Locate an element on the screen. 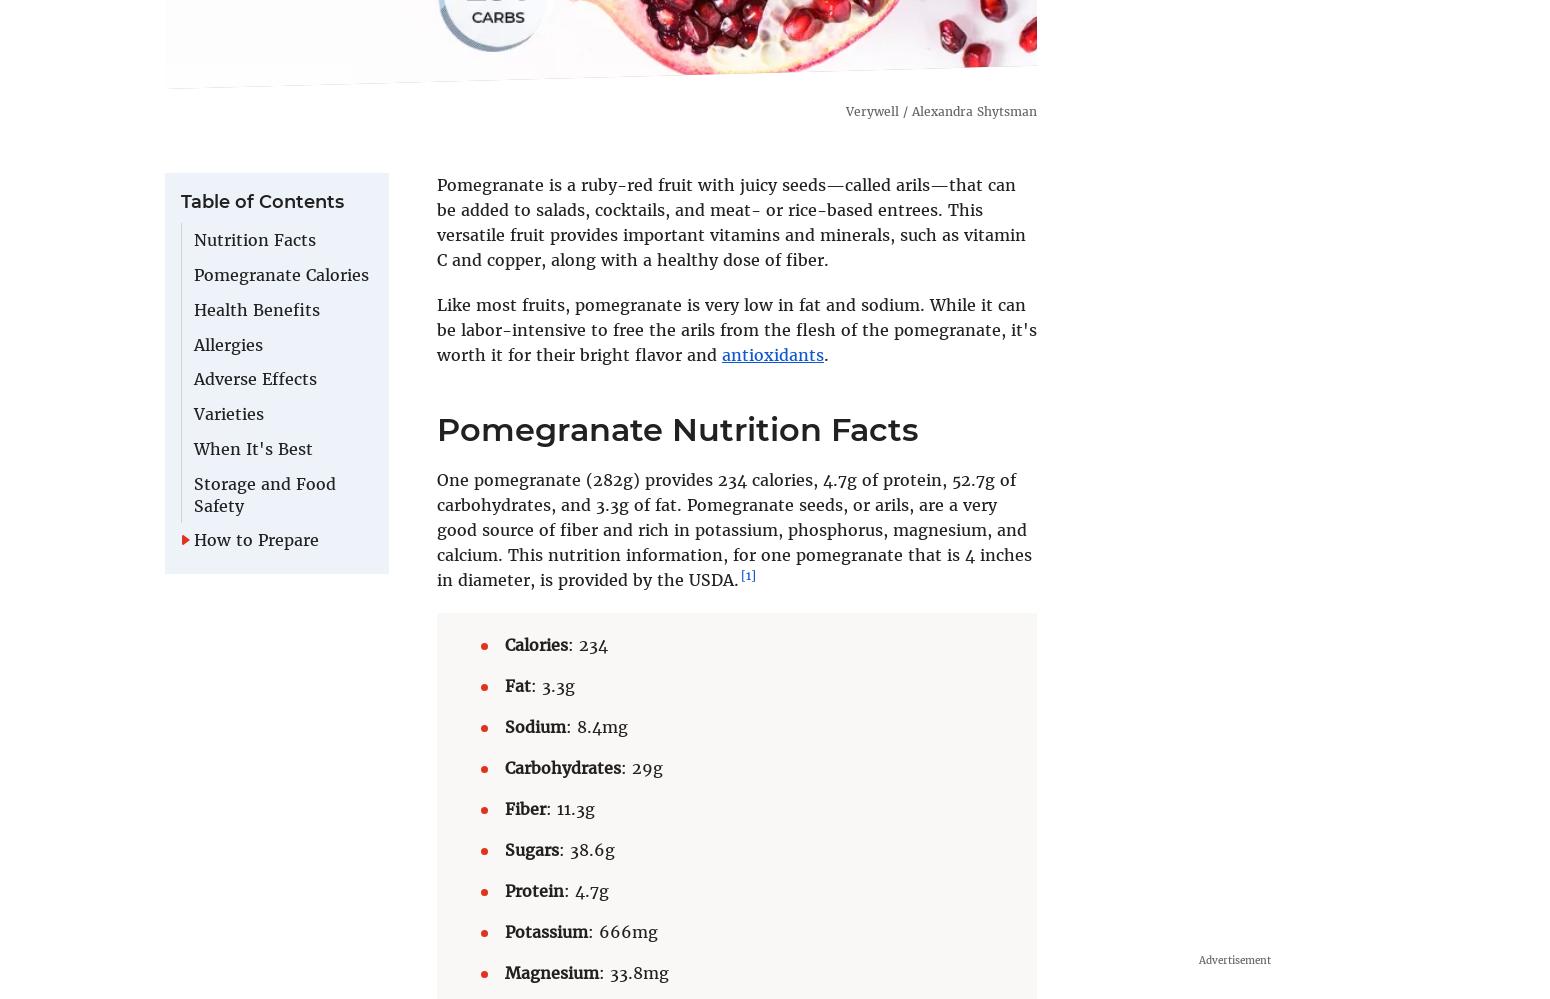 The width and height of the screenshot is (1550, 999). 'Fiber' is located at coordinates (524, 807).